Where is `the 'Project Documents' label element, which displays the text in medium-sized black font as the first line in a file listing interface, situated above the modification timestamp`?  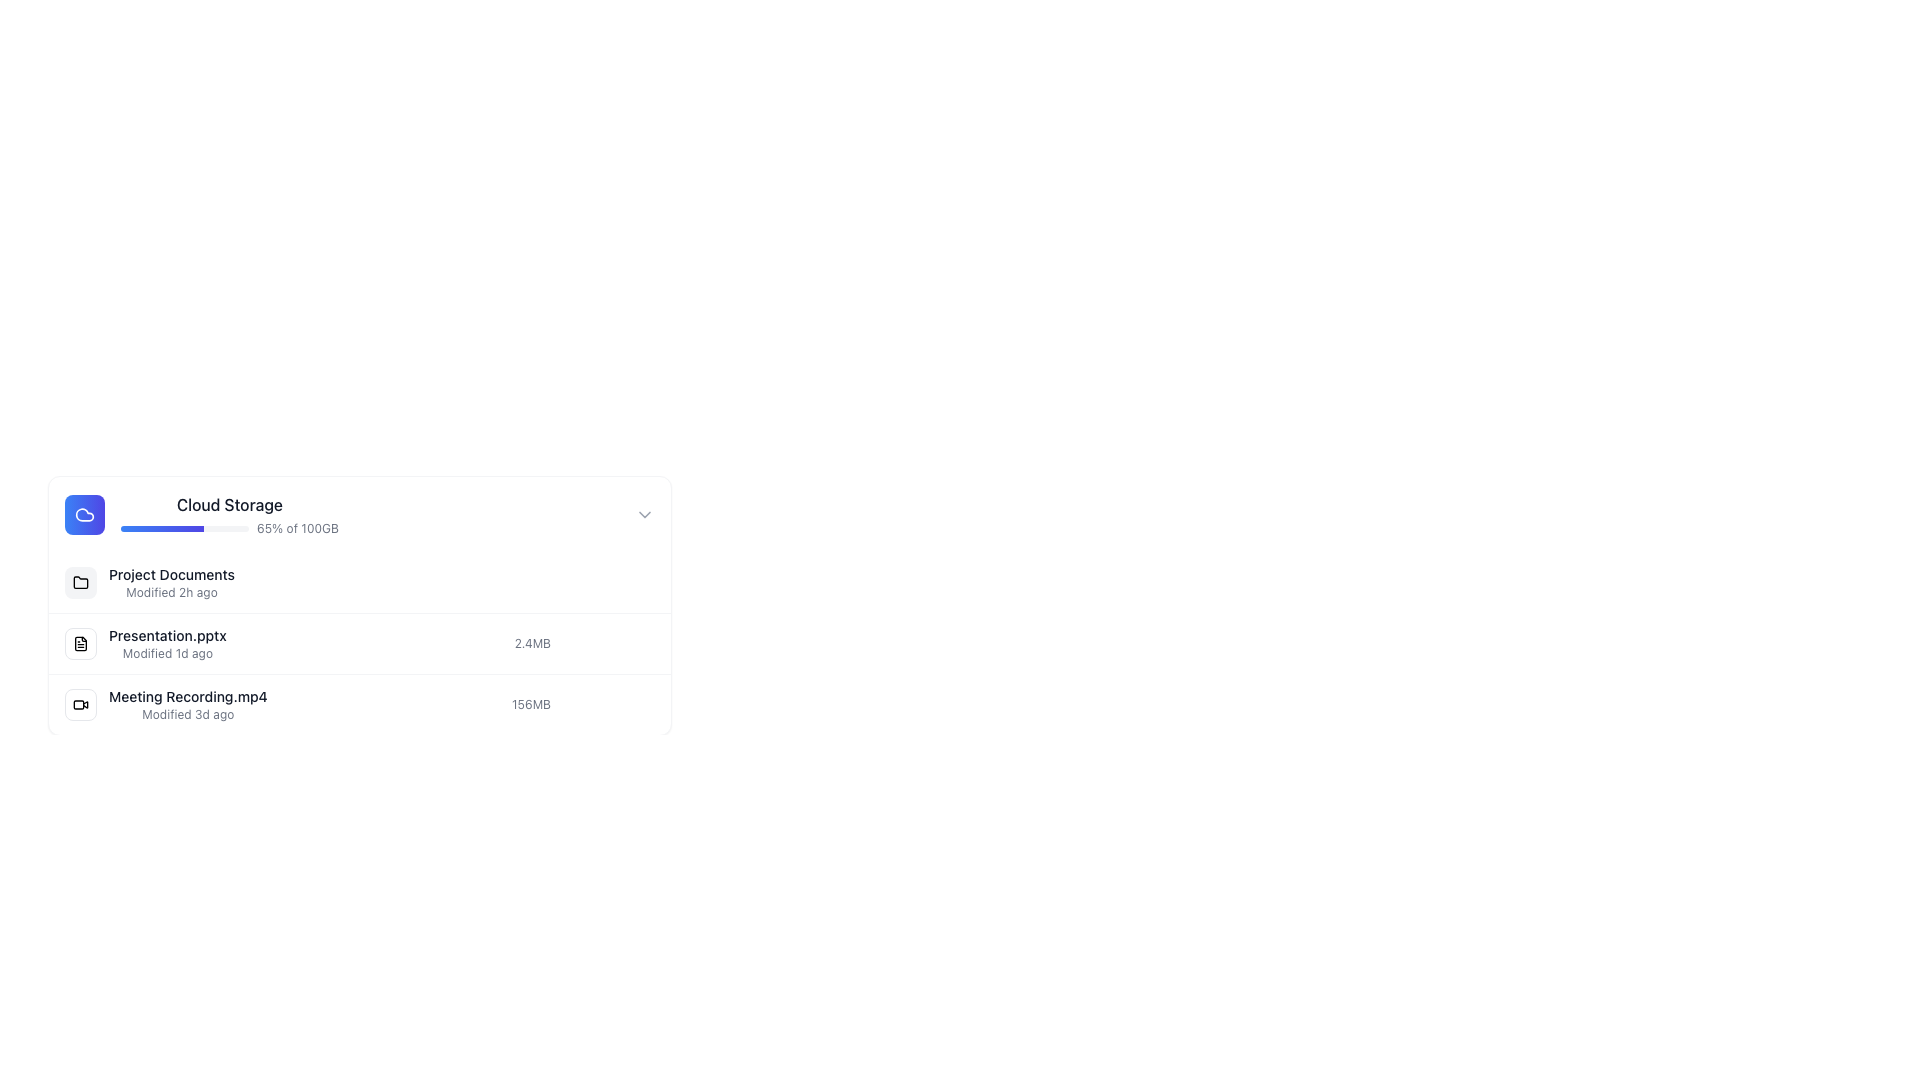 the 'Project Documents' label element, which displays the text in medium-sized black font as the first line in a file listing interface, situated above the modification timestamp is located at coordinates (172, 574).